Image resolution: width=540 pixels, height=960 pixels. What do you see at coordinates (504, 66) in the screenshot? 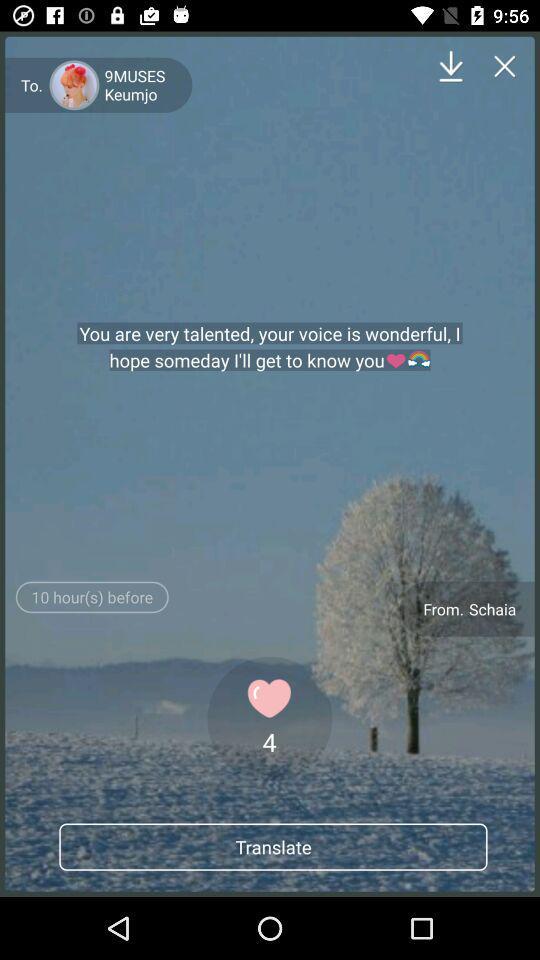
I see `icon above the schaia icon` at bounding box center [504, 66].